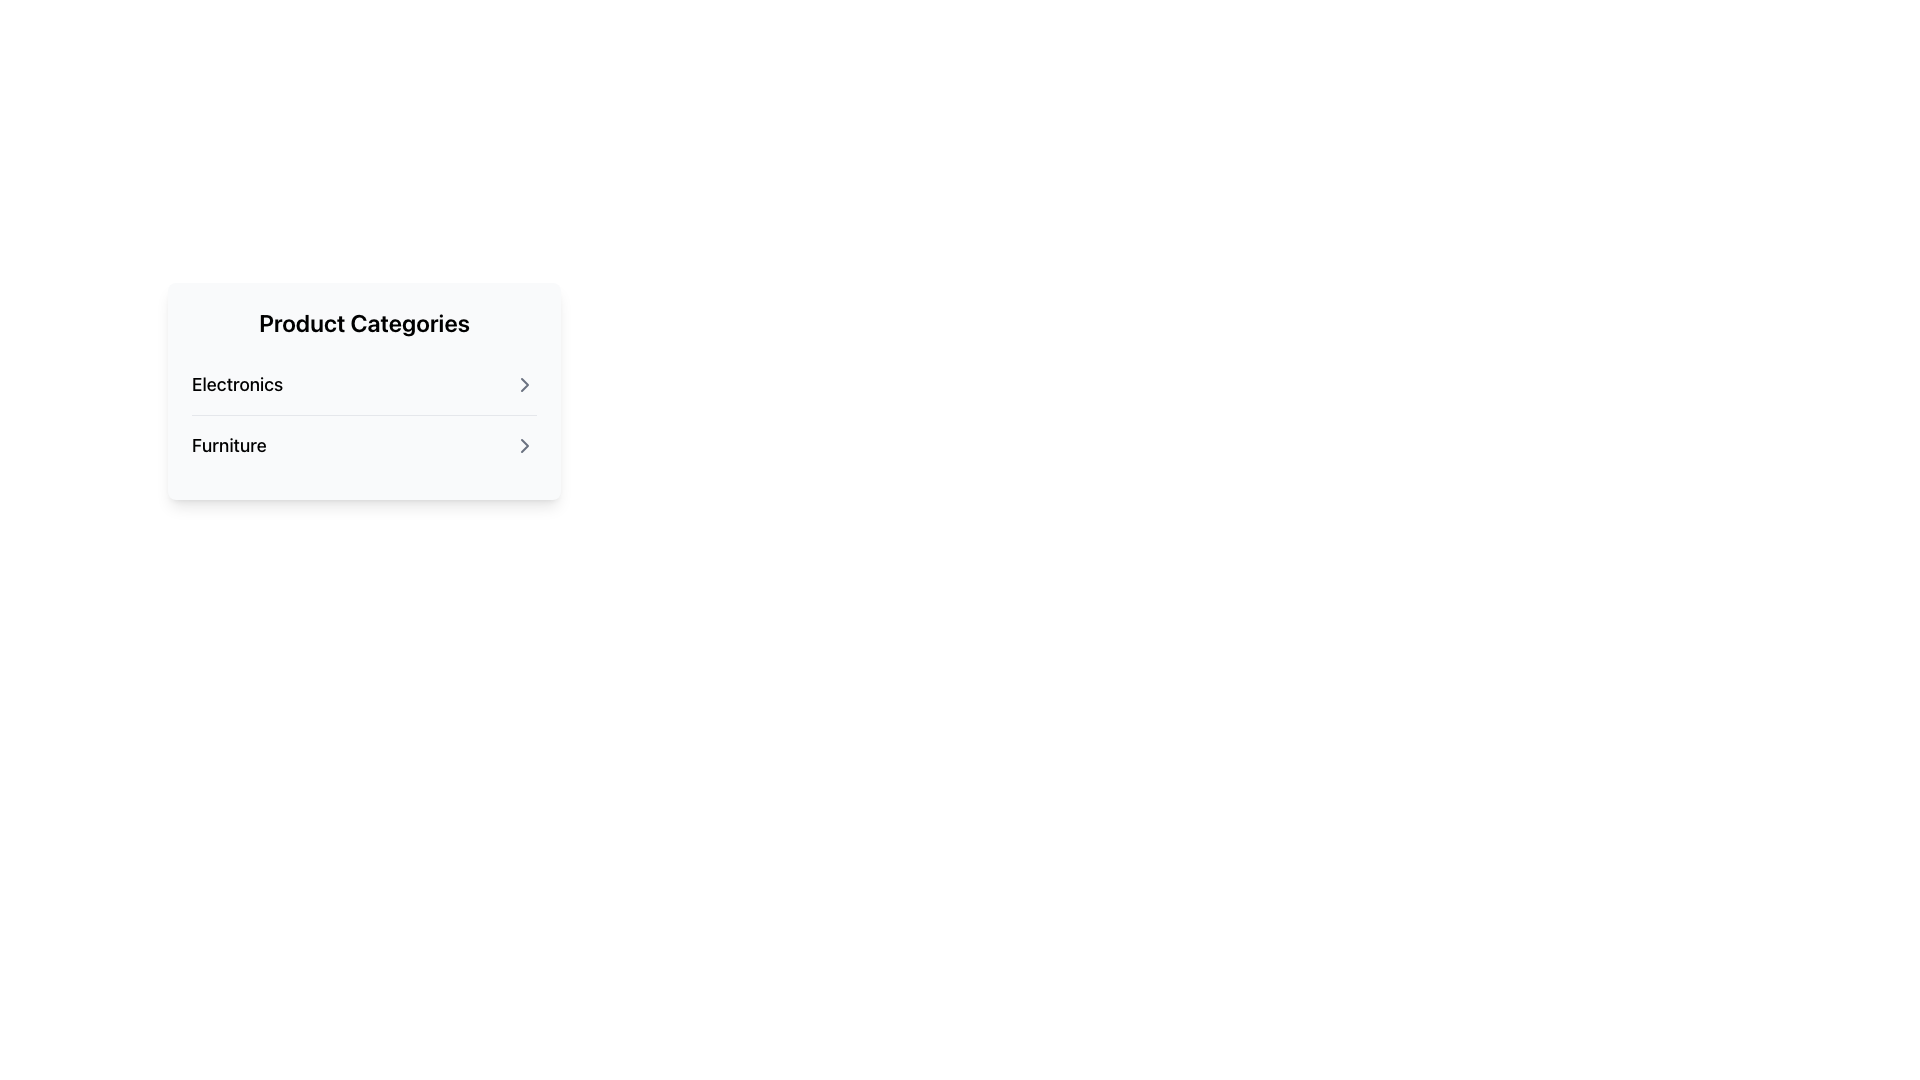 The width and height of the screenshot is (1920, 1080). Describe the element at coordinates (237, 385) in the screenshot. I see `the 'Electronics' category title text label, which is the first item in the product categories list` at that location.